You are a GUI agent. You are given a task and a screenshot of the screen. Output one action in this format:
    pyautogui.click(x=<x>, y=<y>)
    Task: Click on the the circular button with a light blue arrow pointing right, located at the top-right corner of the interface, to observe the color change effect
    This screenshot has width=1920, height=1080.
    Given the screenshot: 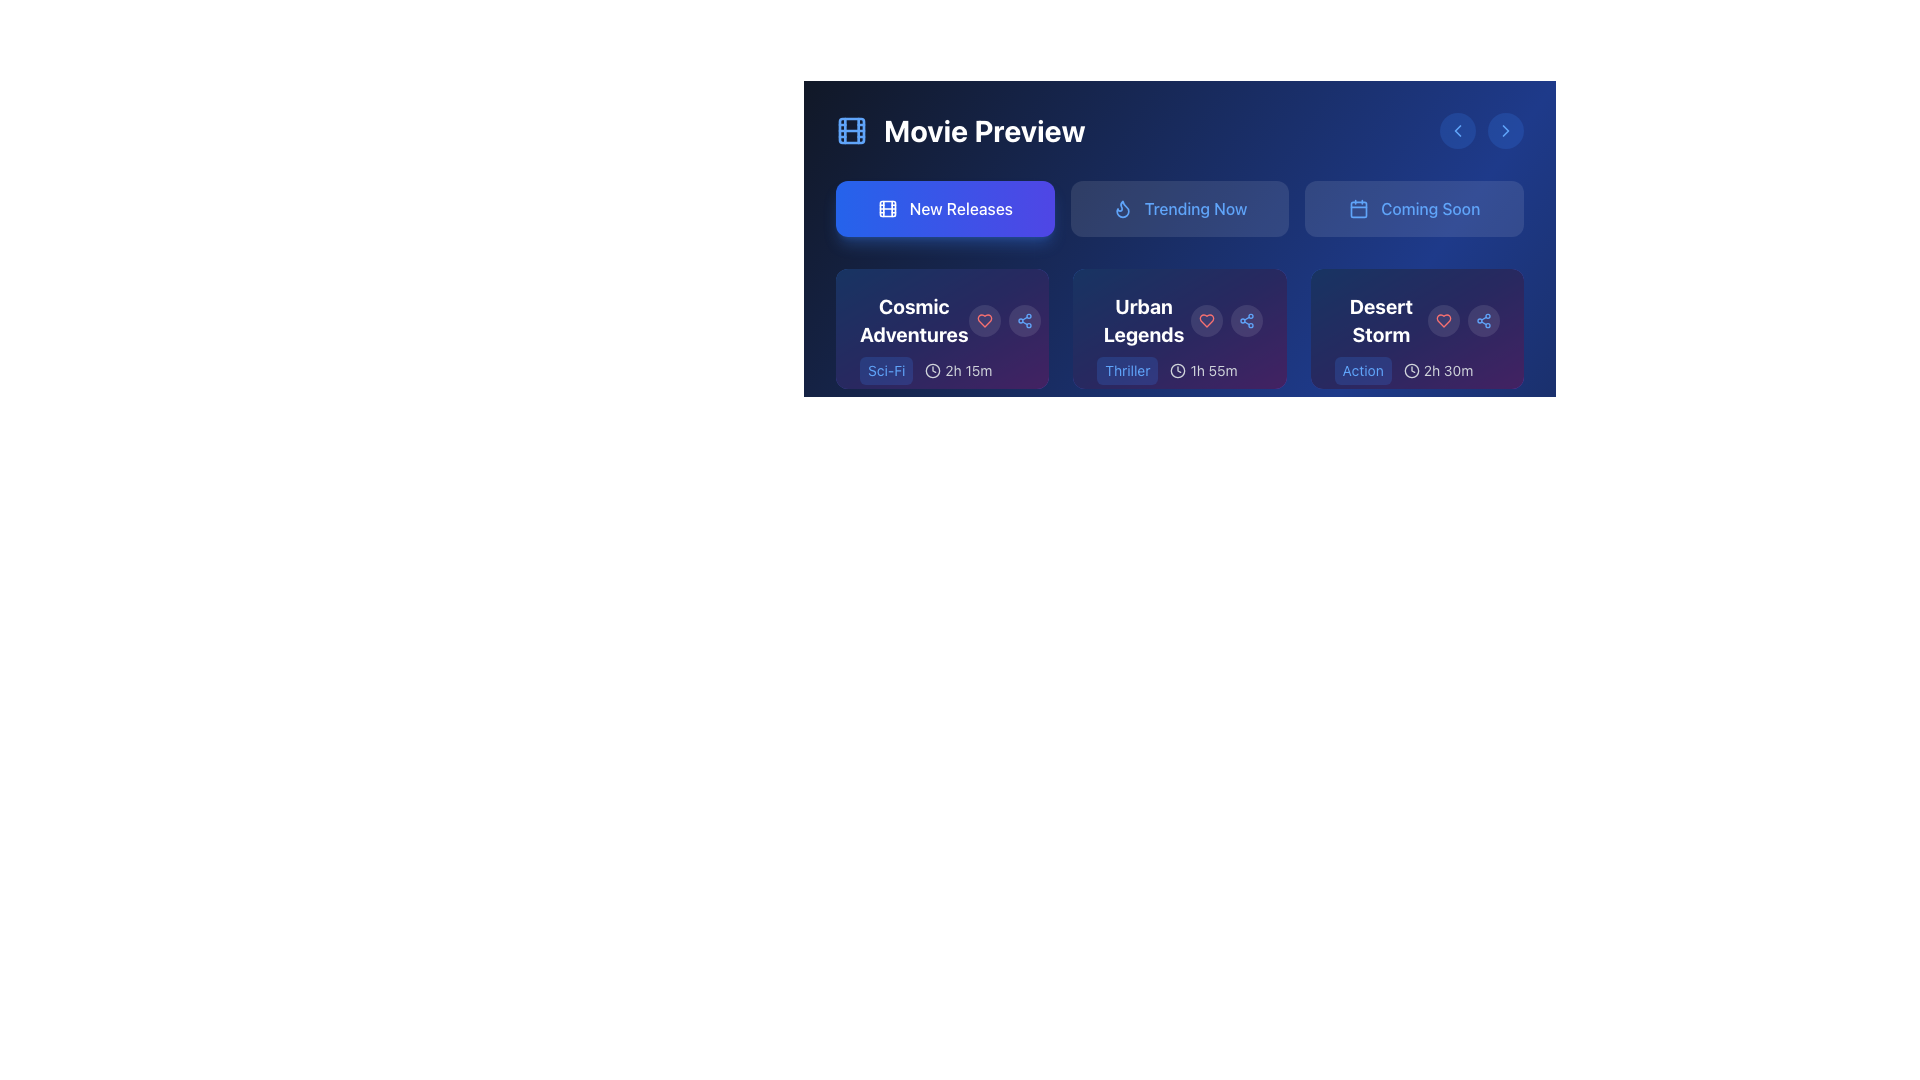 What is the action you would take?
    pyautogui.click(x=1506, y=131)
    